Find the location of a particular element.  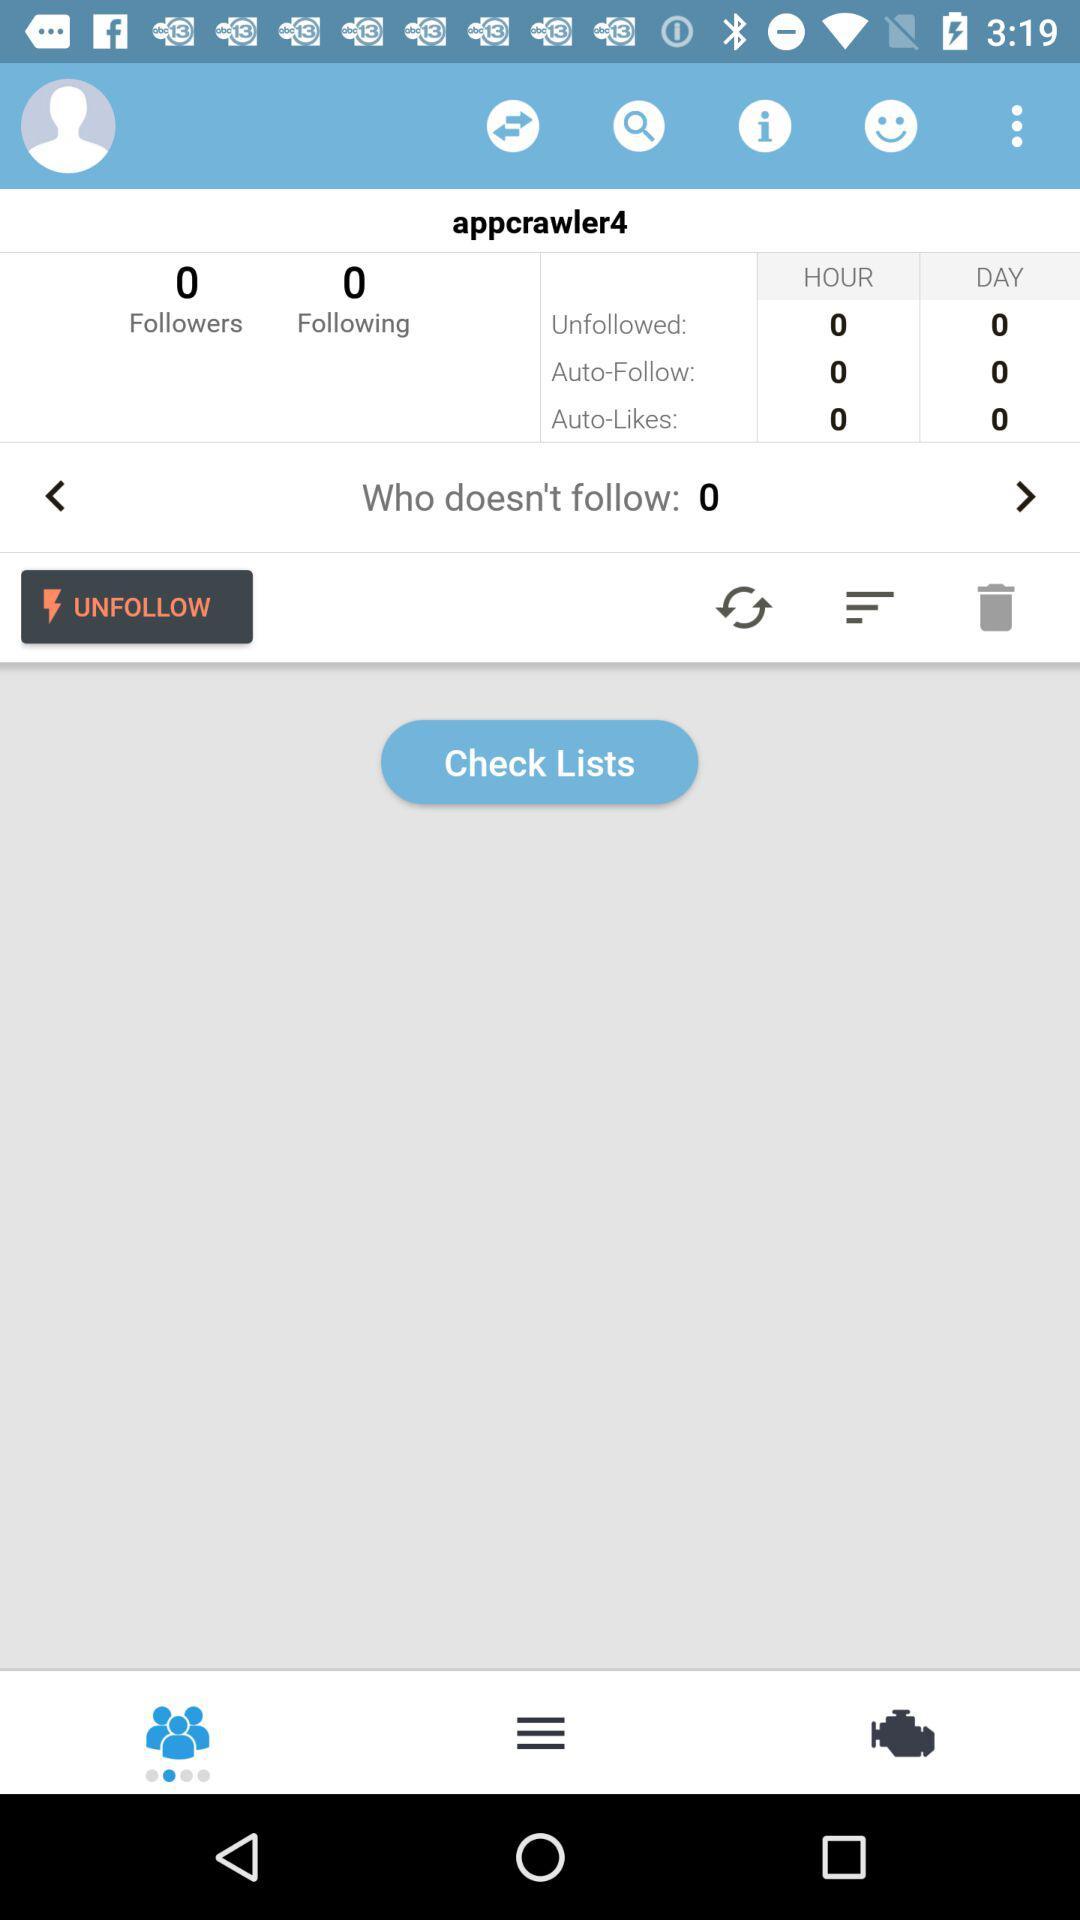

icon below the appcrawler4 icon is located at coordinates (185, 295).